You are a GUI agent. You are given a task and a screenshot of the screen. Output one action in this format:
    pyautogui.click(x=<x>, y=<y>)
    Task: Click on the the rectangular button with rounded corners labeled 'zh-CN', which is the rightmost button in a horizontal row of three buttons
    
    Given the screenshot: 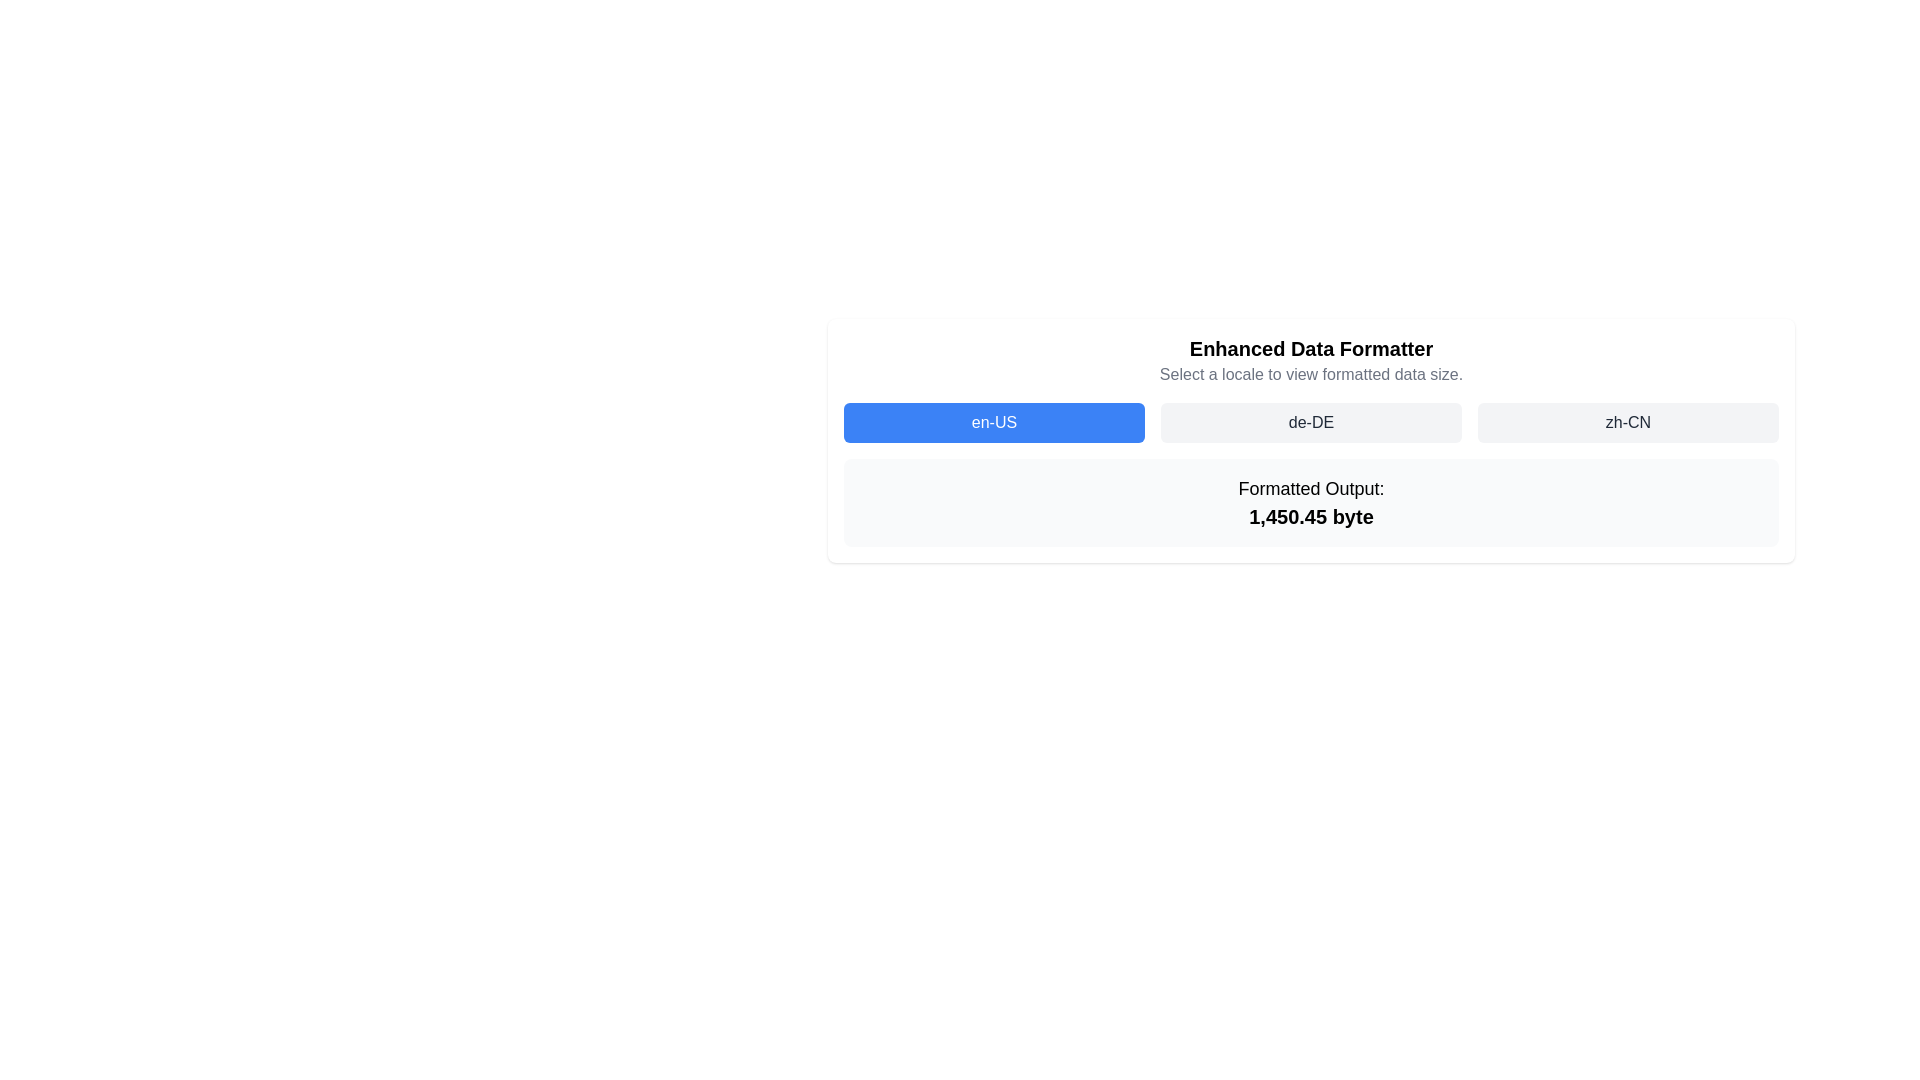 What is the action you would take?
    pyautogui.click(x=1628, y=422)
    